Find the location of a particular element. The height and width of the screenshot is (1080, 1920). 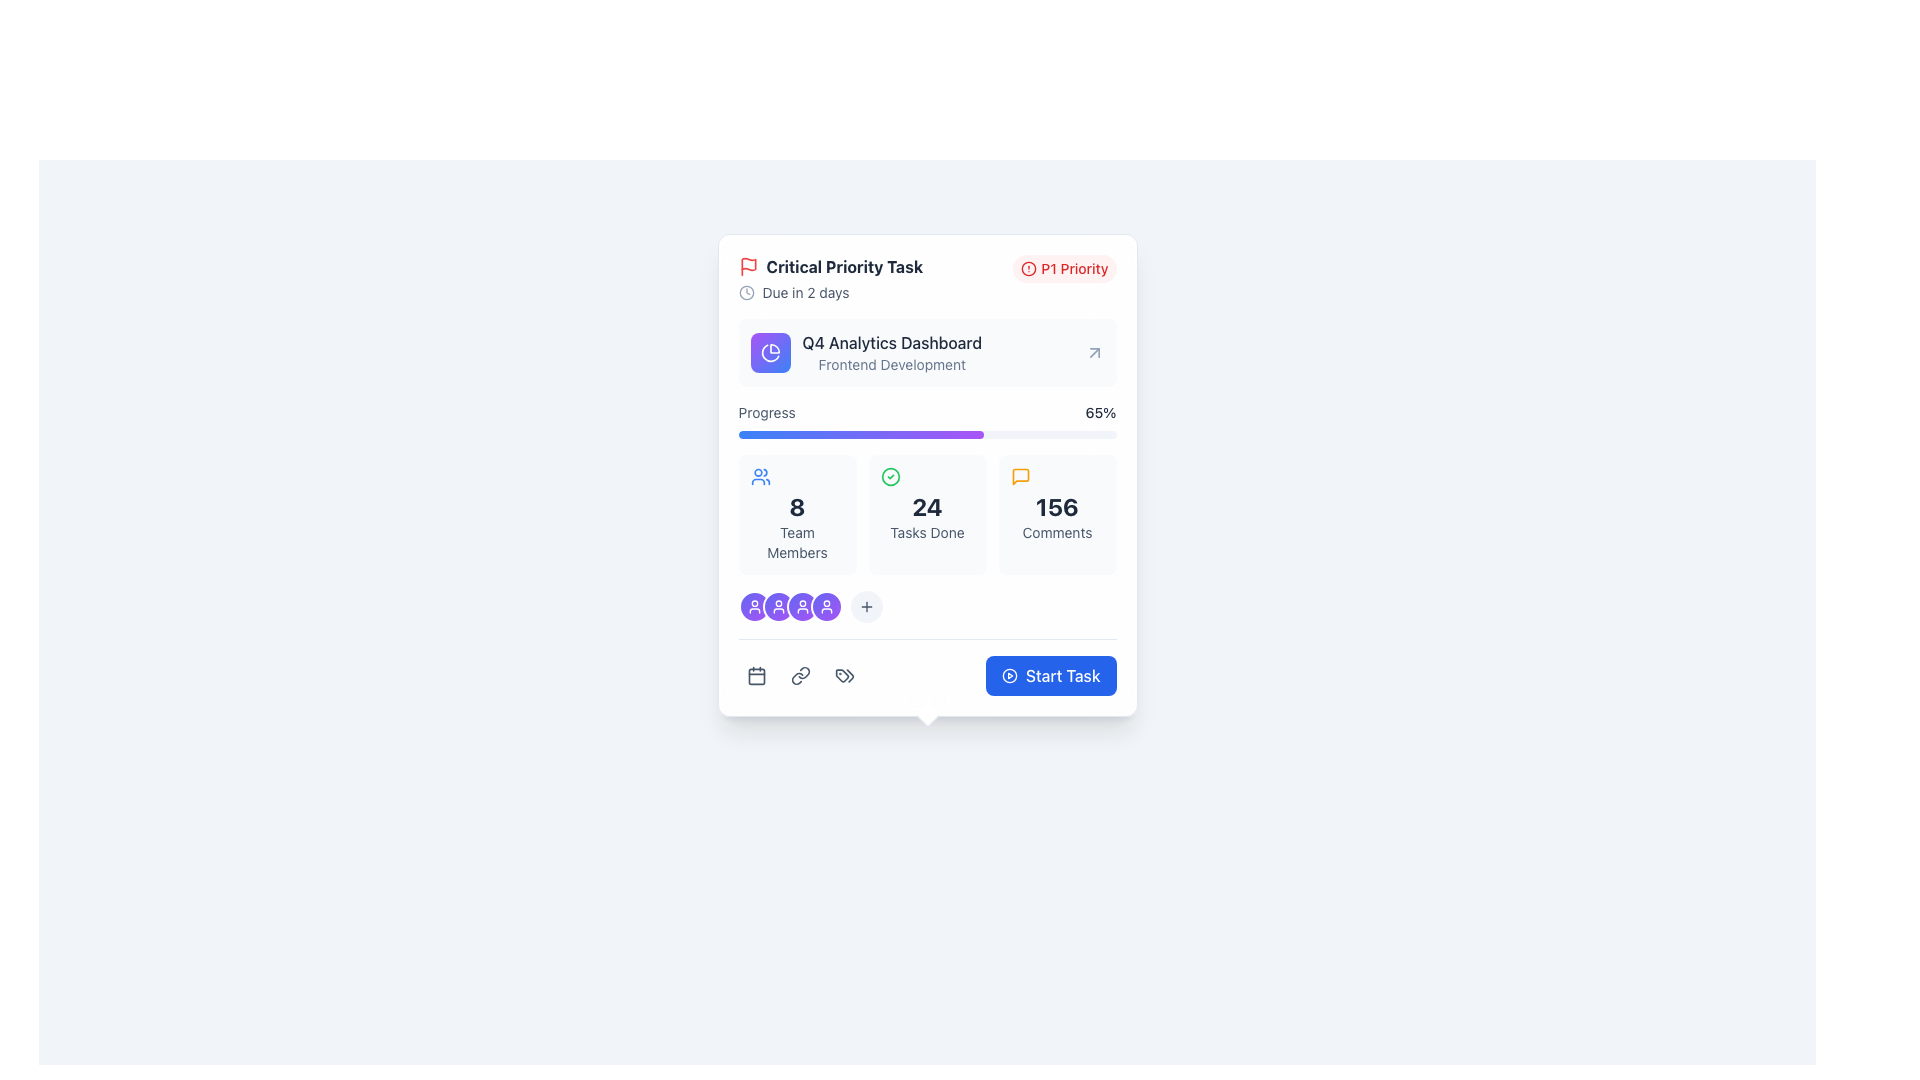

the small circular '+' icon button located at the lower part of the card, to the right of user profile icons is located at coordinates (866, 605).